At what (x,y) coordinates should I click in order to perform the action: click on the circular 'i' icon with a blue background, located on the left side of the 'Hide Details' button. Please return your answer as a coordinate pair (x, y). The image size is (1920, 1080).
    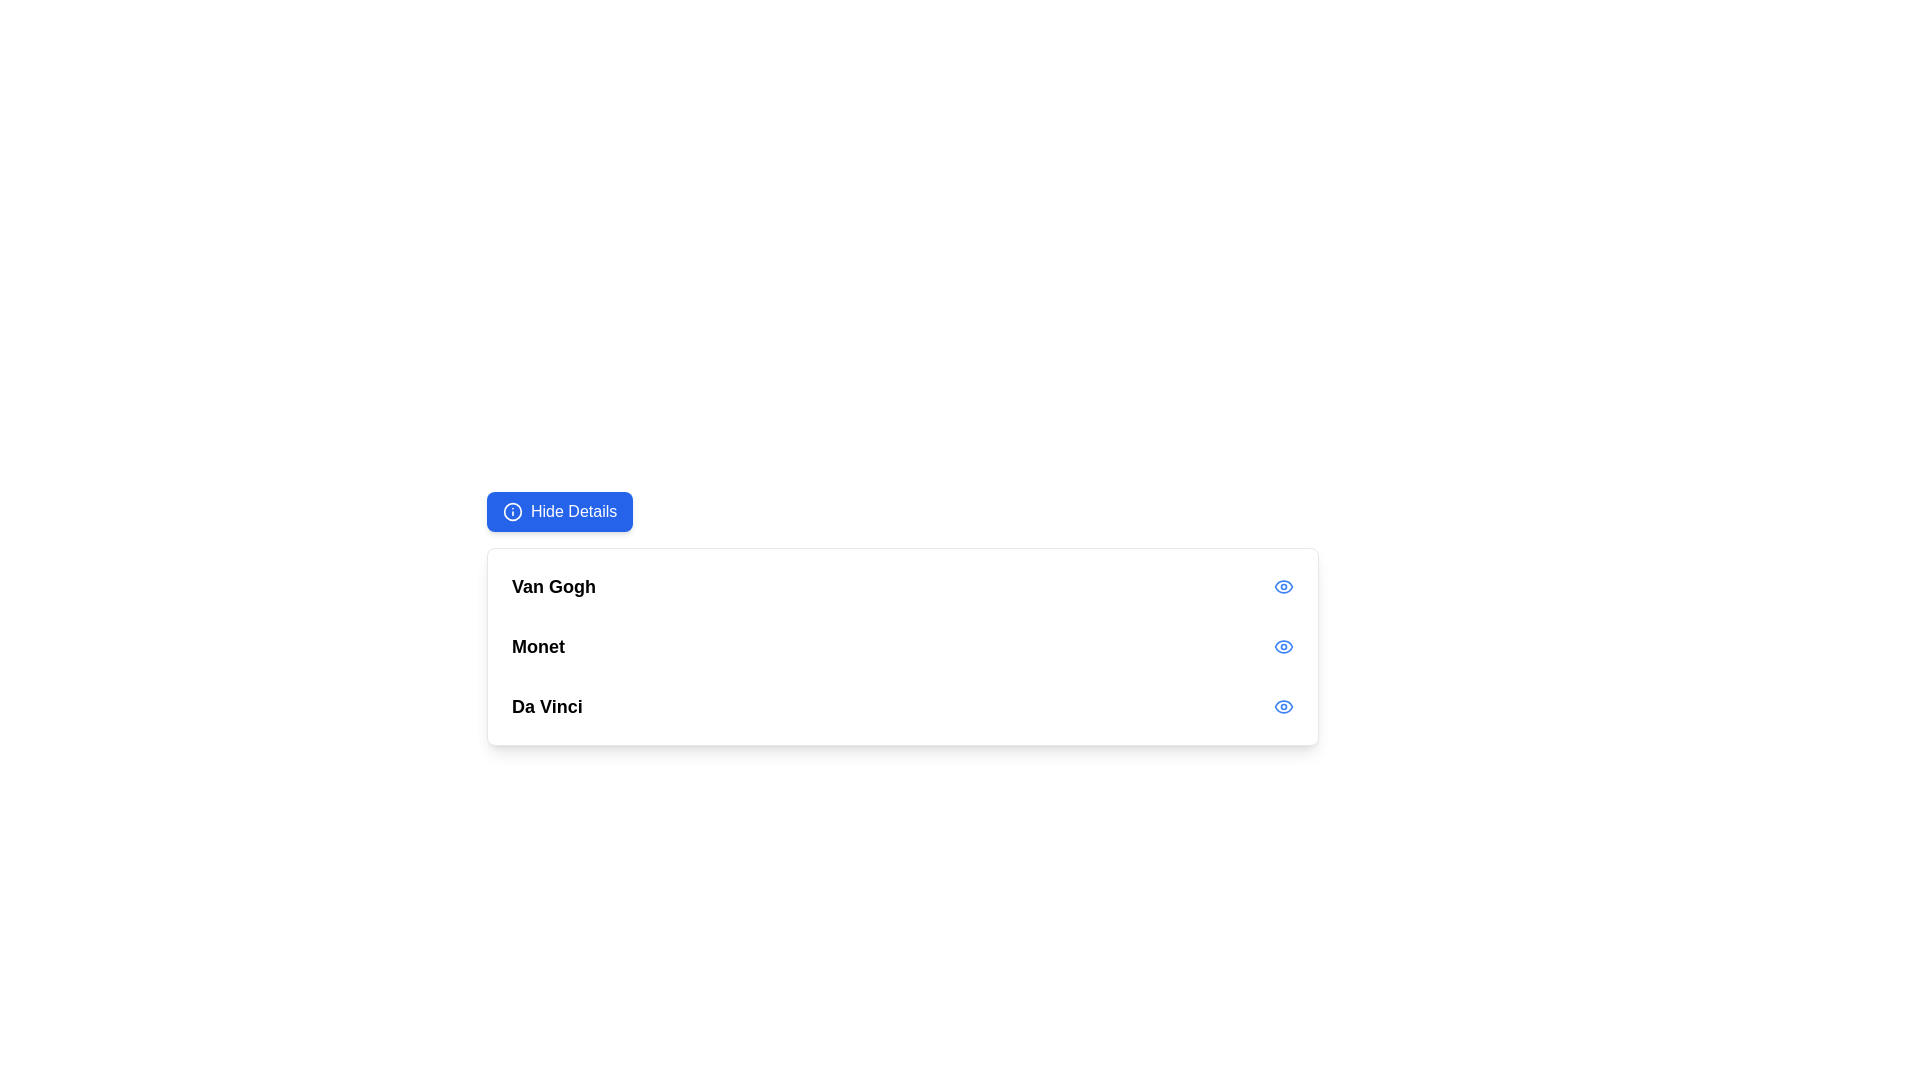
    Looking at the image, I should click on (513, 511).